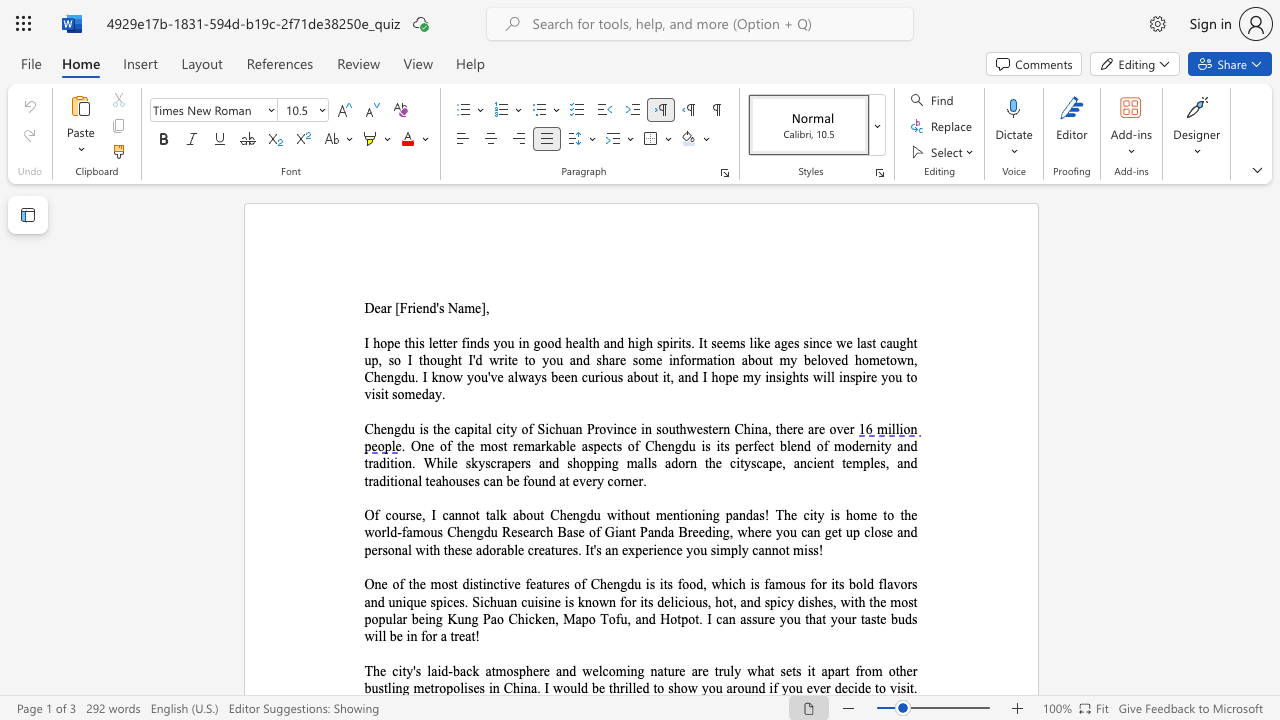 This screenshot has width=1280, height=720. What do you see at coordinates (575, 360) in the screenshot?
I see `the space between the continuous character "a" and "n" in the text` at bounding box center [575, 360].